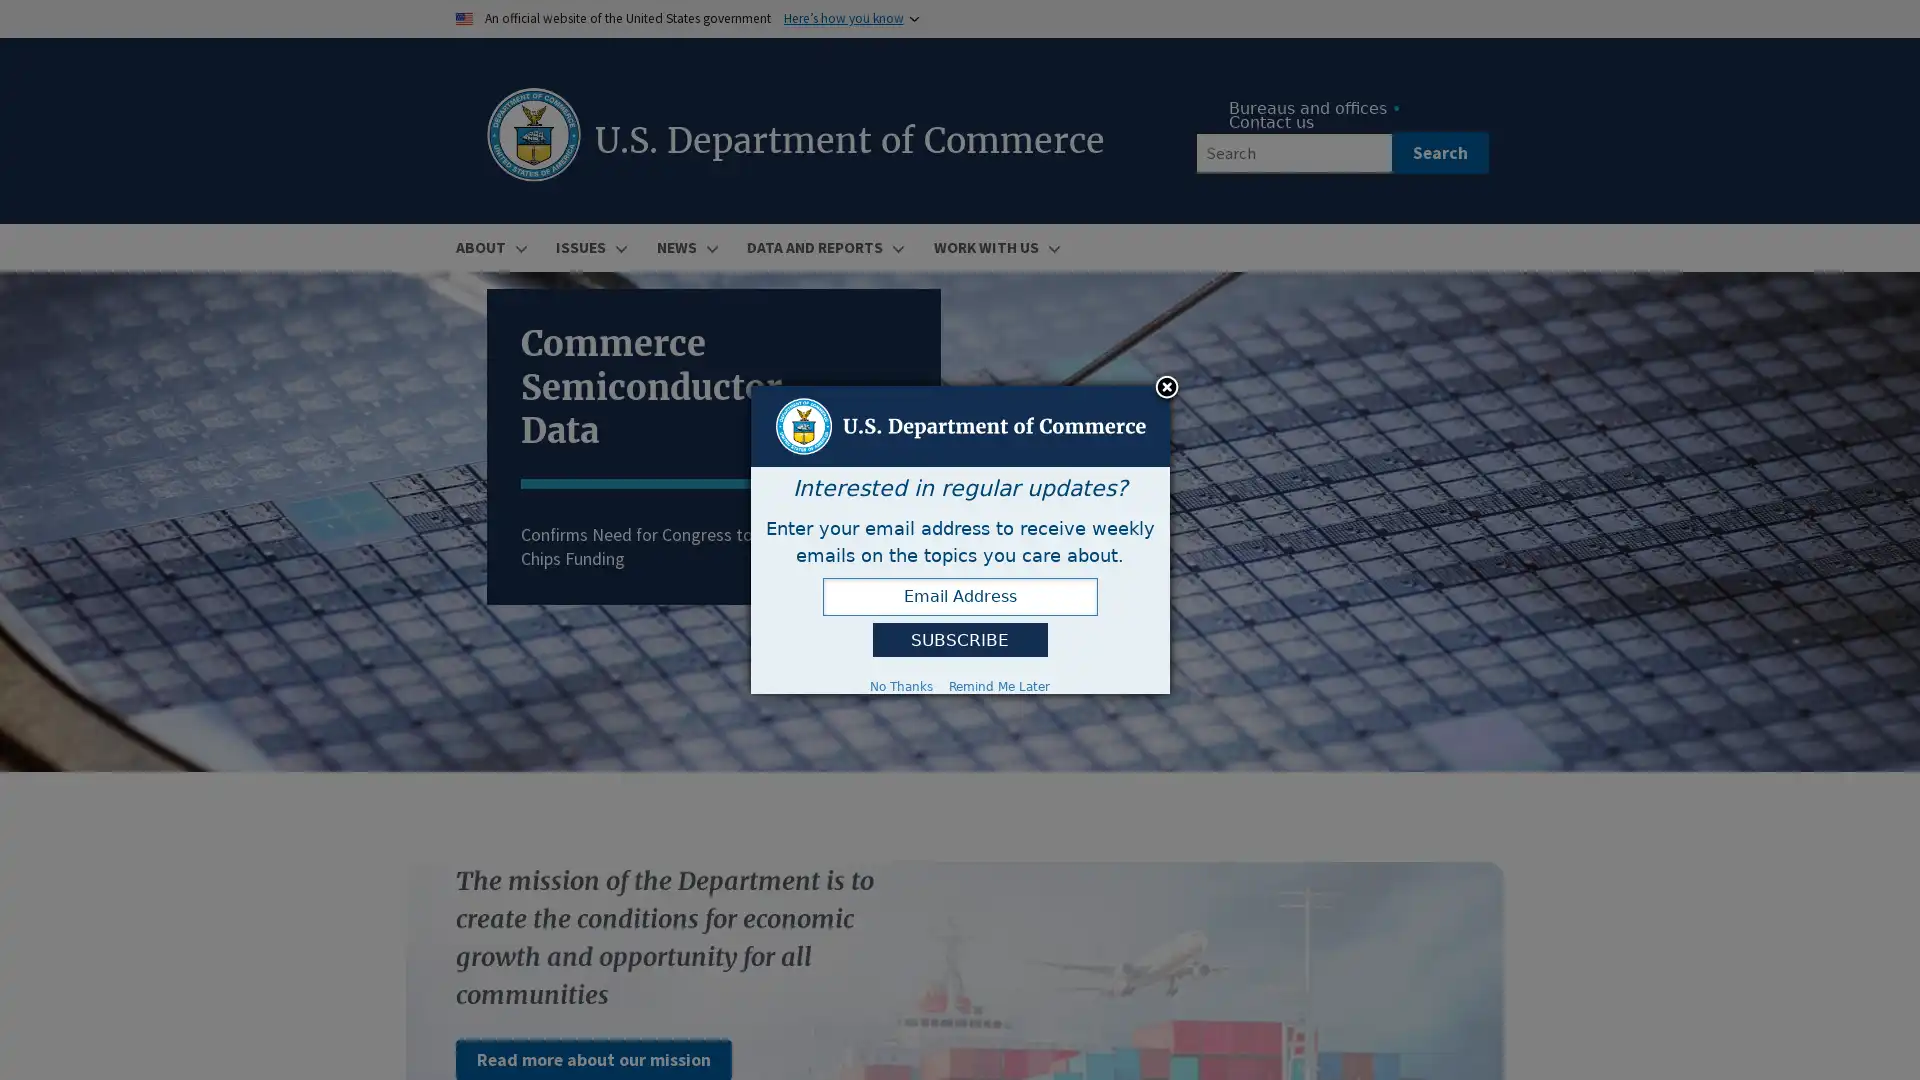 The image size is (1920, 1080). I want to click on NEWS, so click(684, 246).